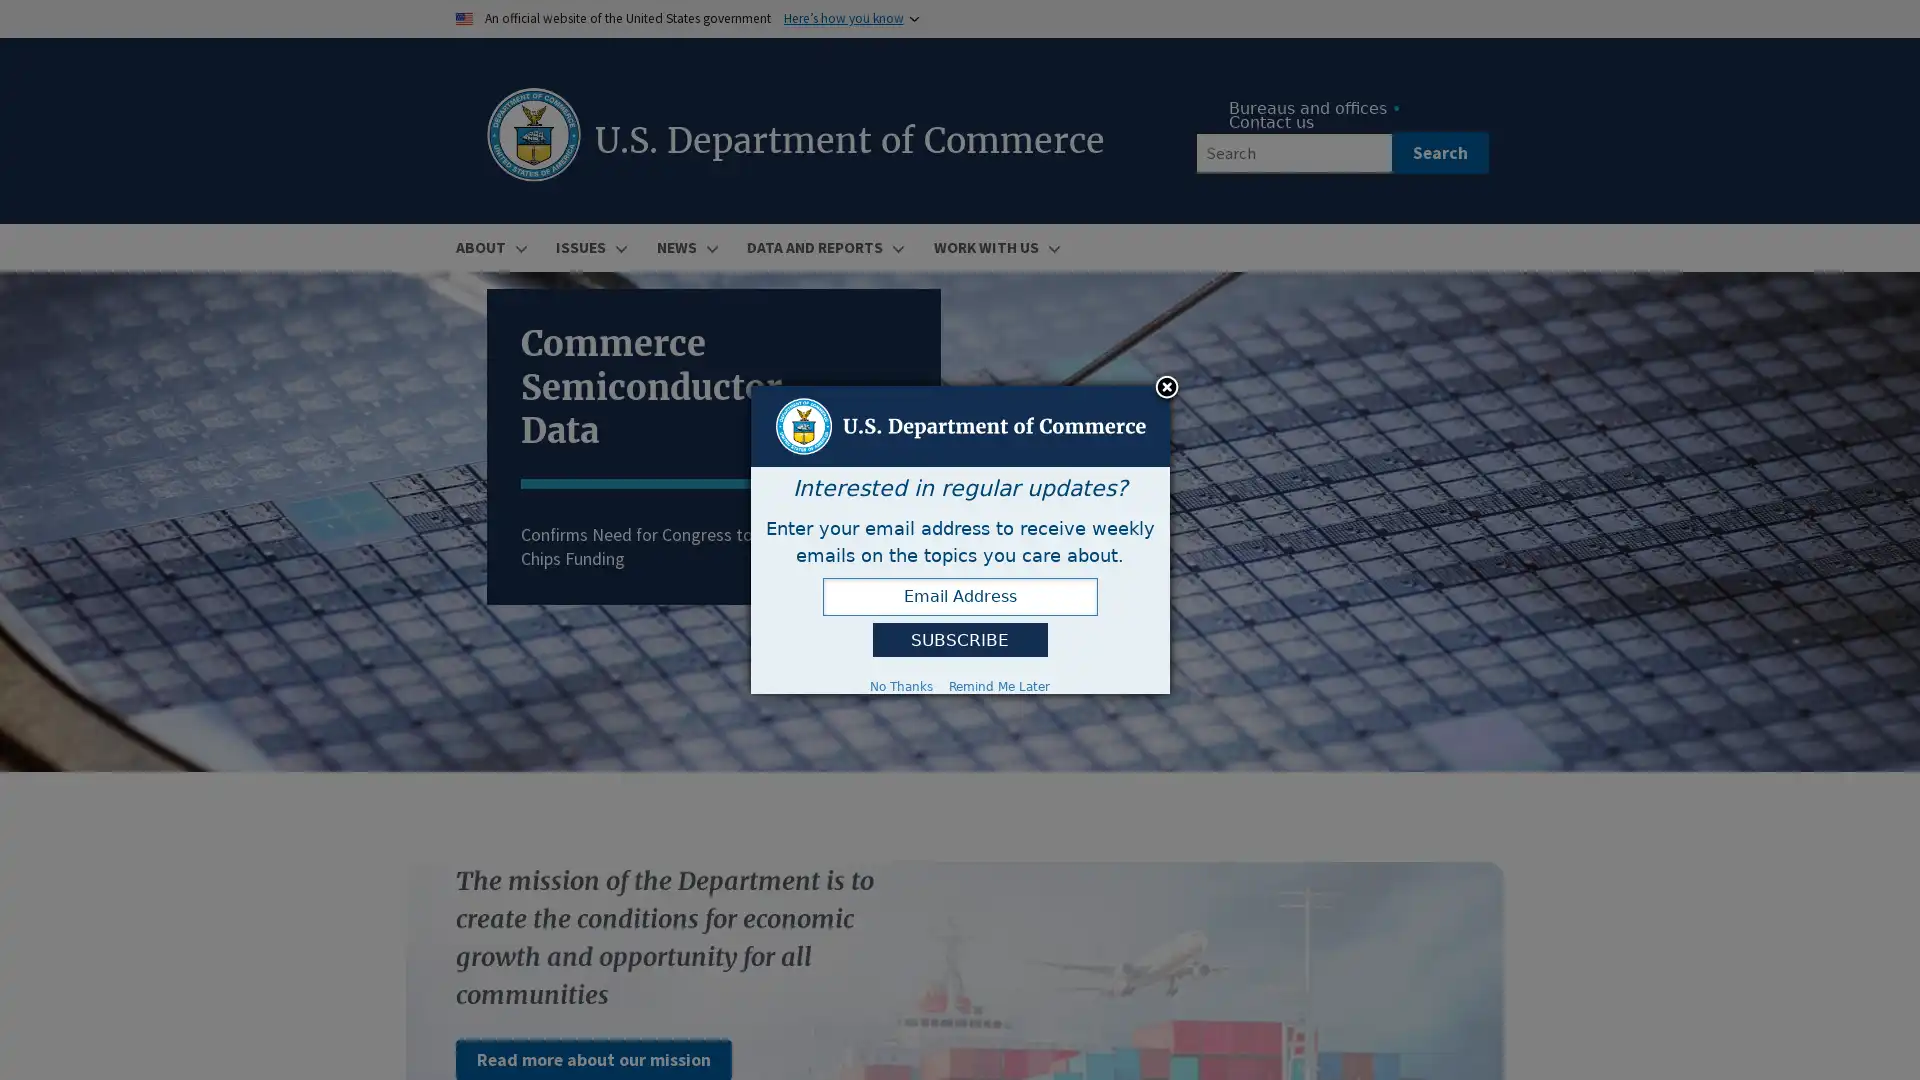 The image size is (1920, 1080). I want to click on NEWS, so click(684, 246).